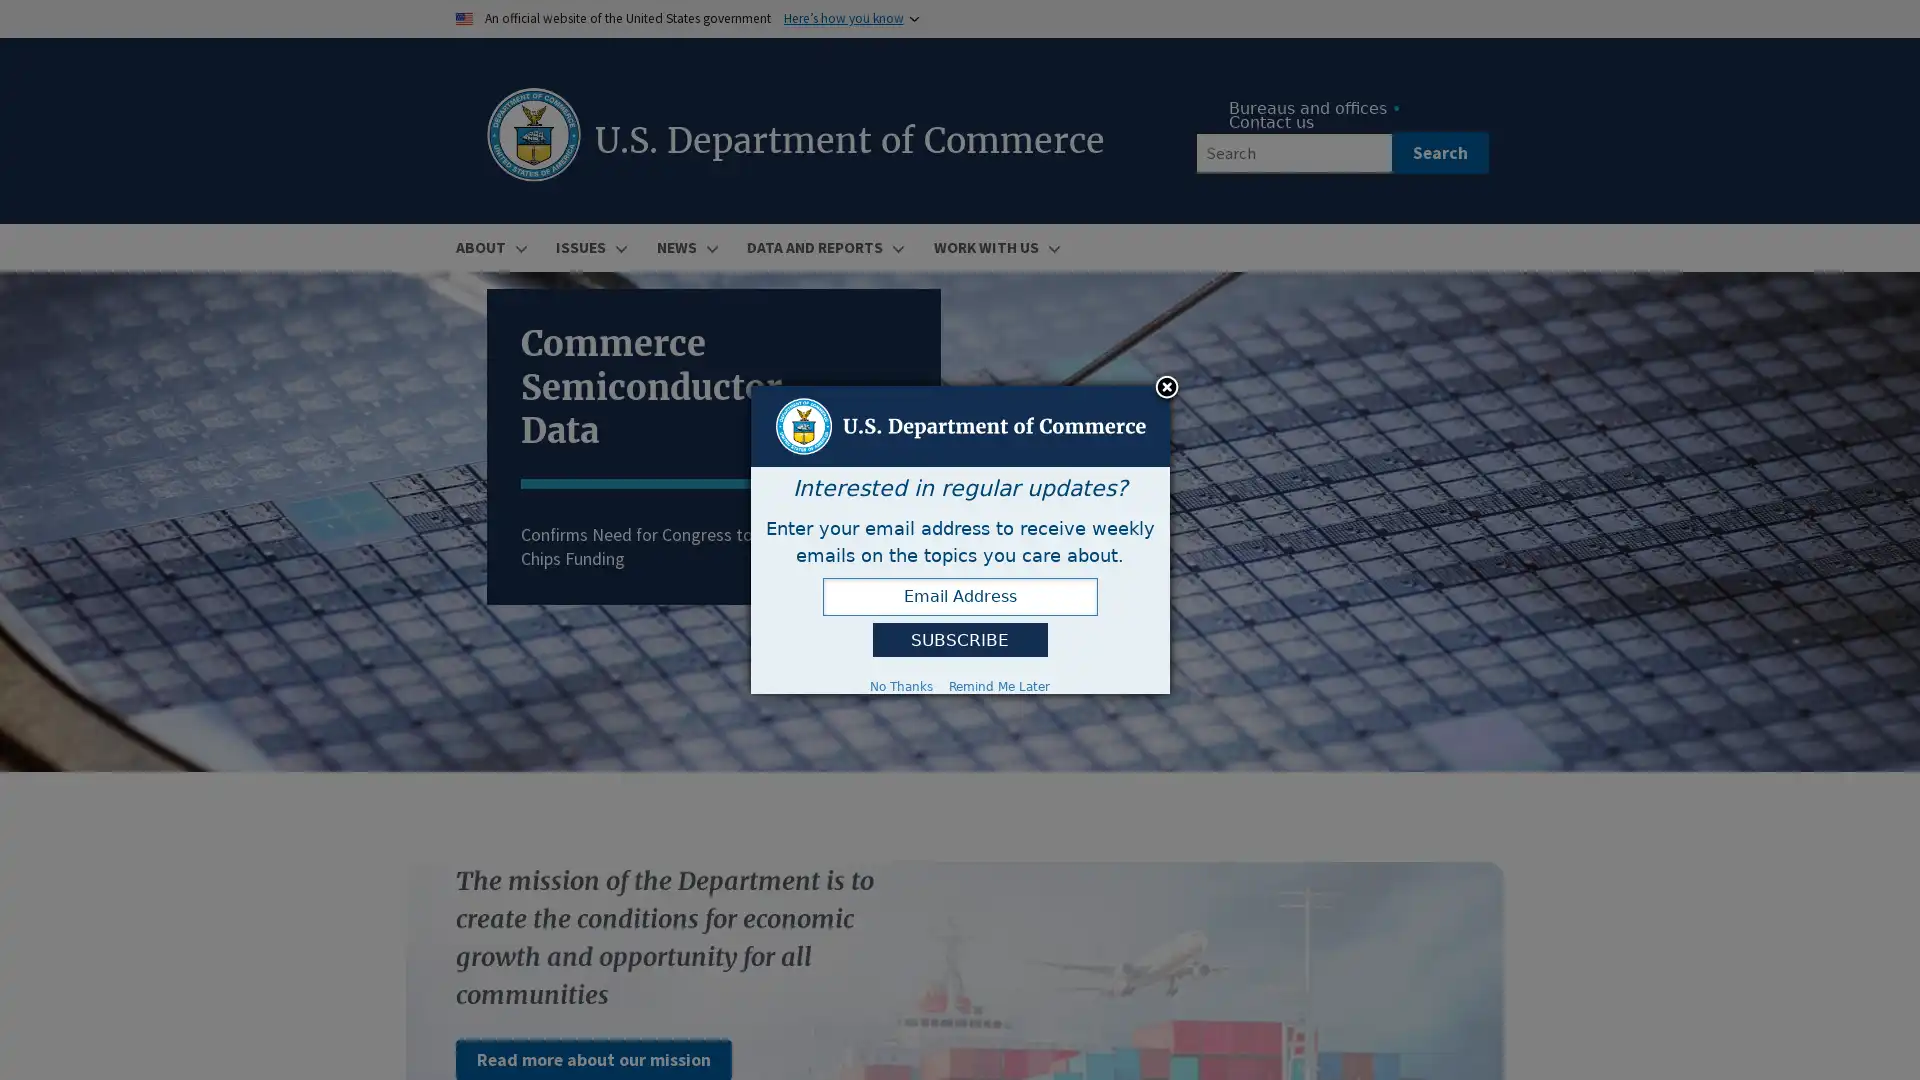 The image size is (1920, 1080). I want to click on NEWS, so click(684, 246).